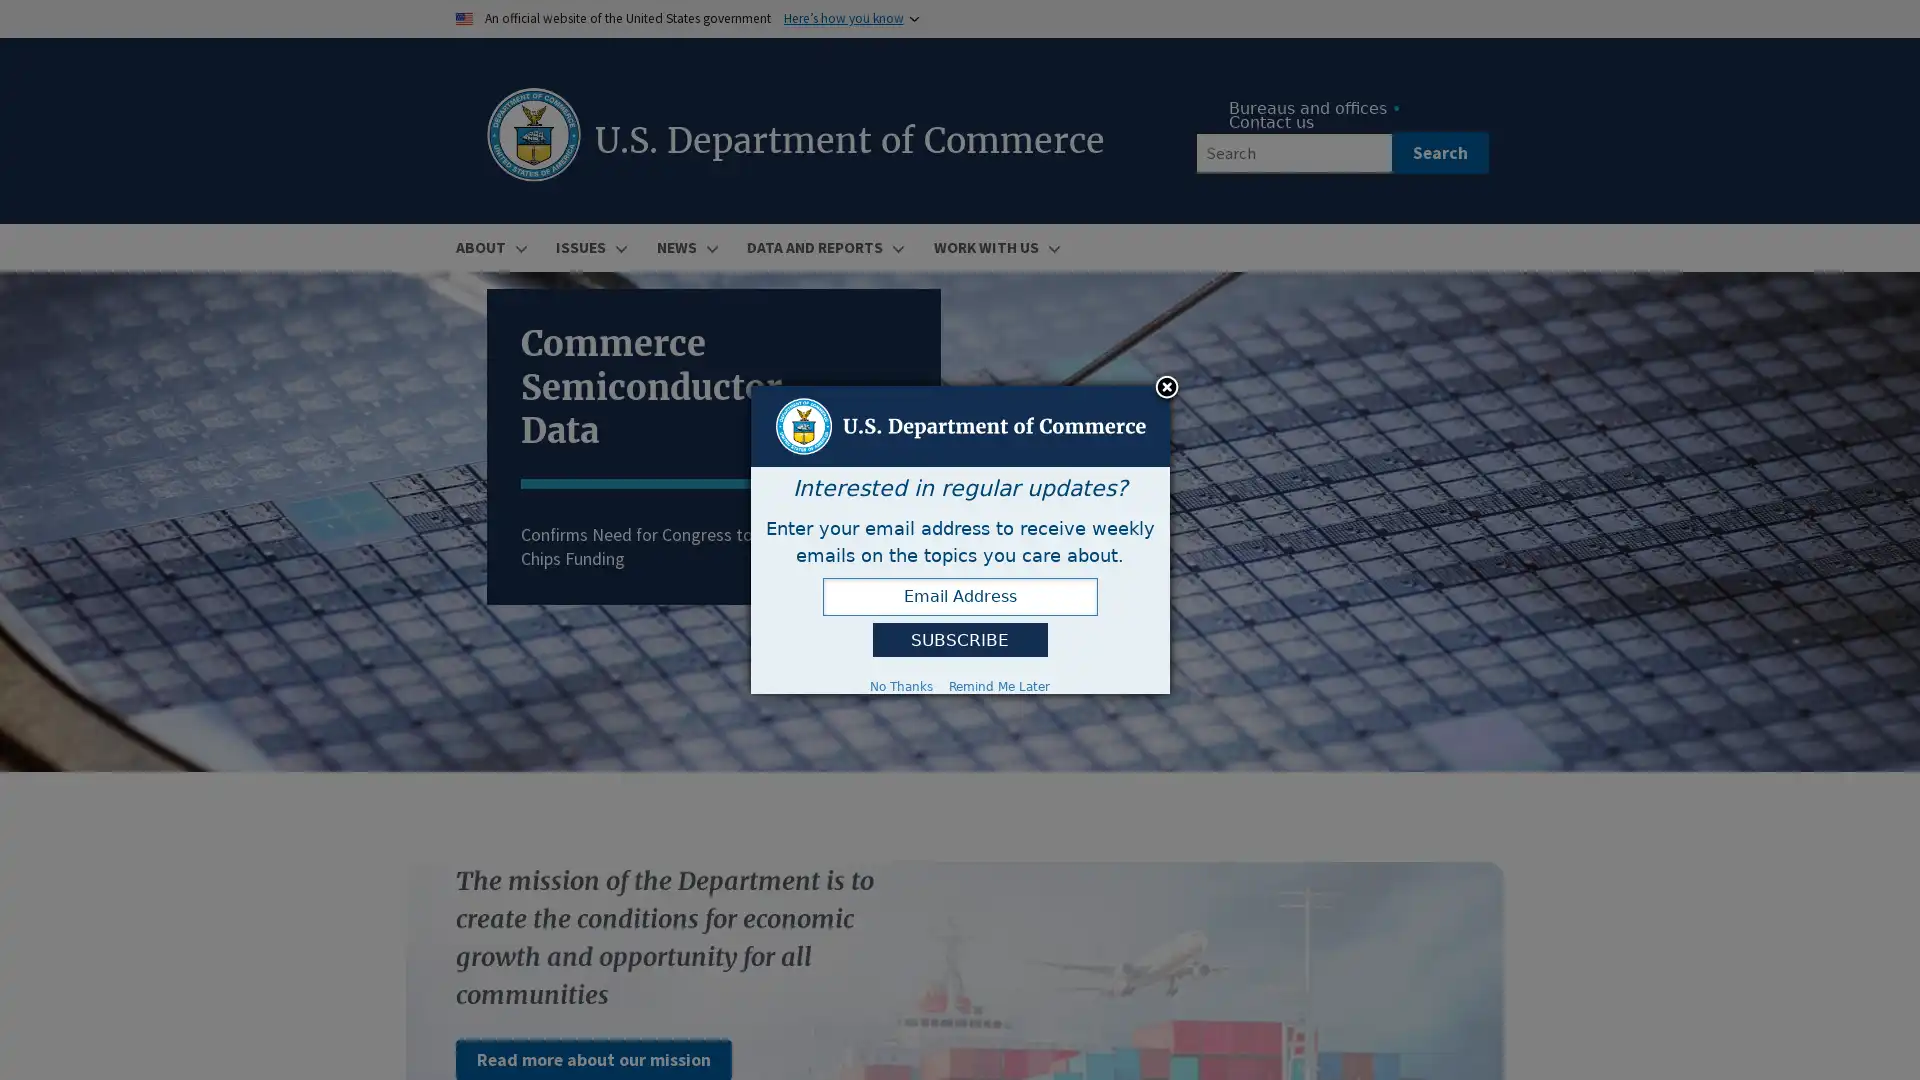 The image size is (1920, 1080). I want to click on NEWS, so click(684, 246).